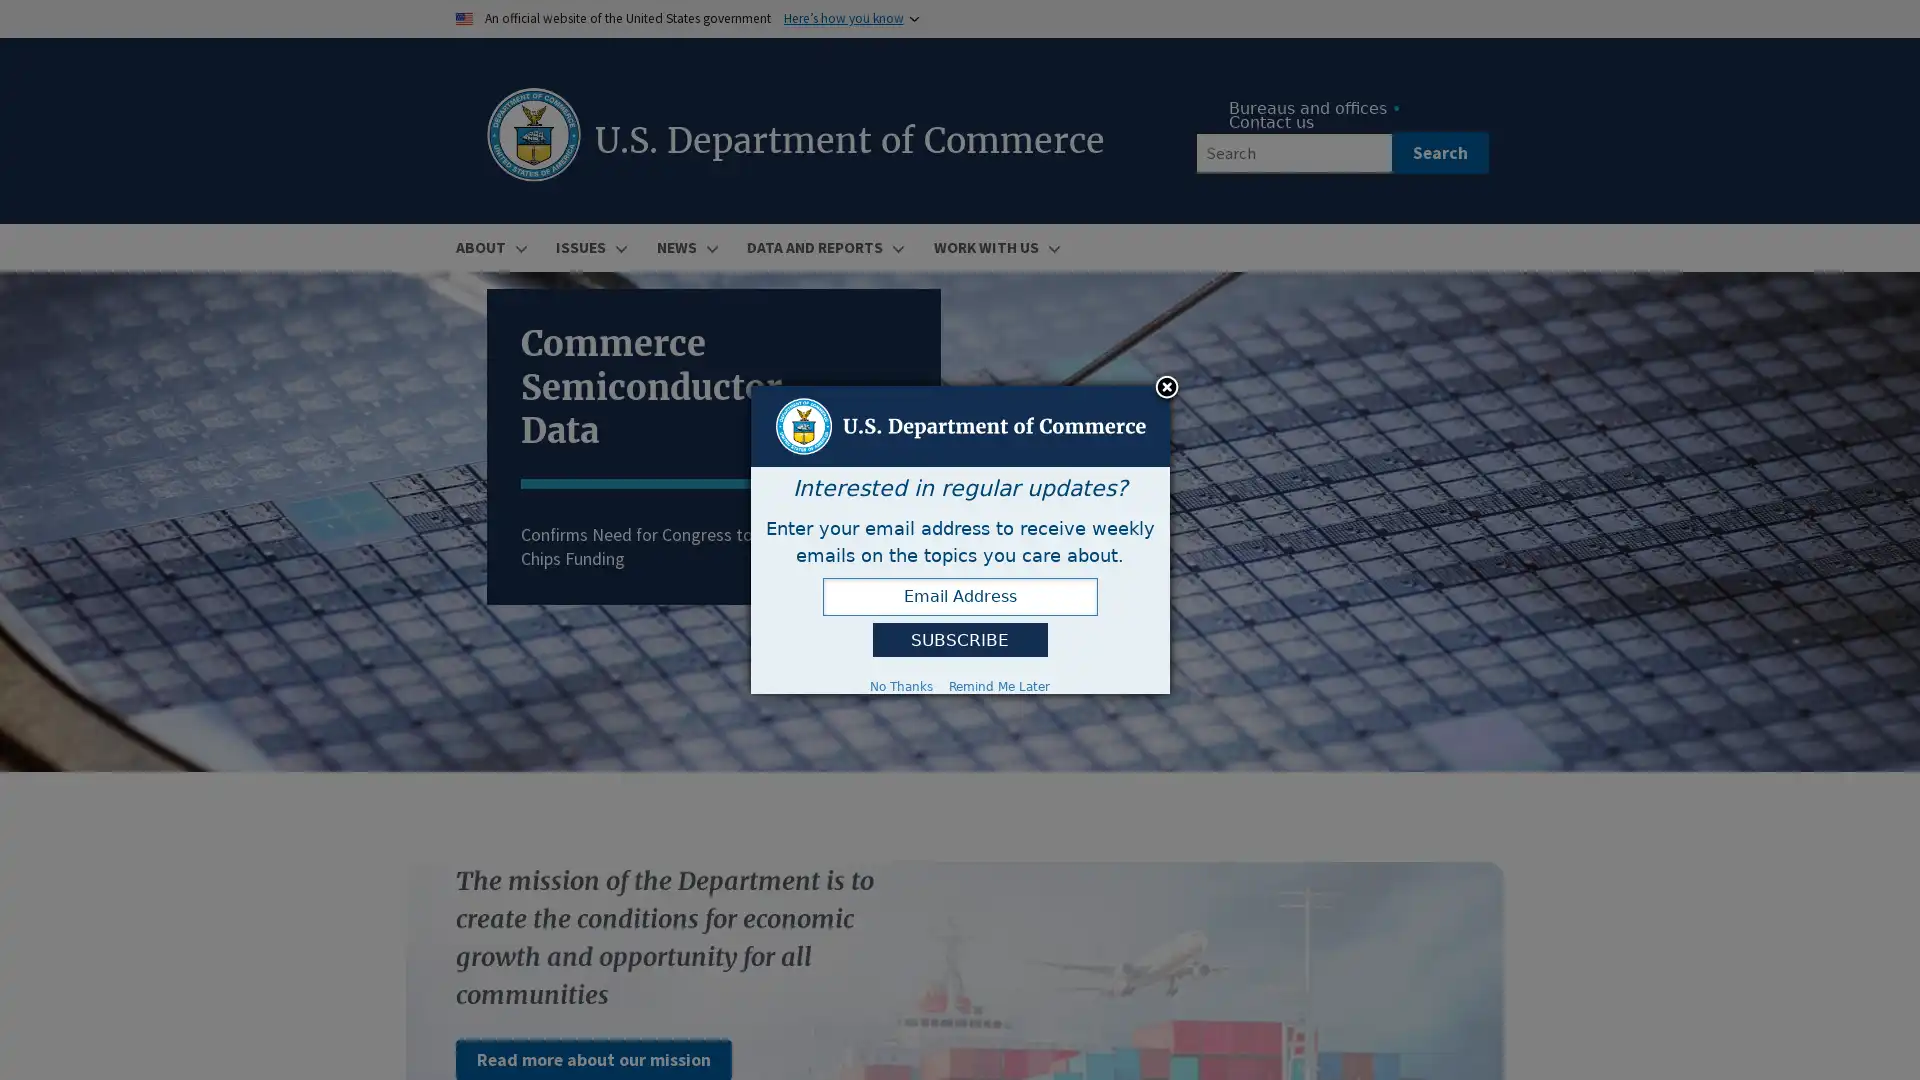 The image size is (1920, 1080). I want to click on NEWS, so click(684, 246).